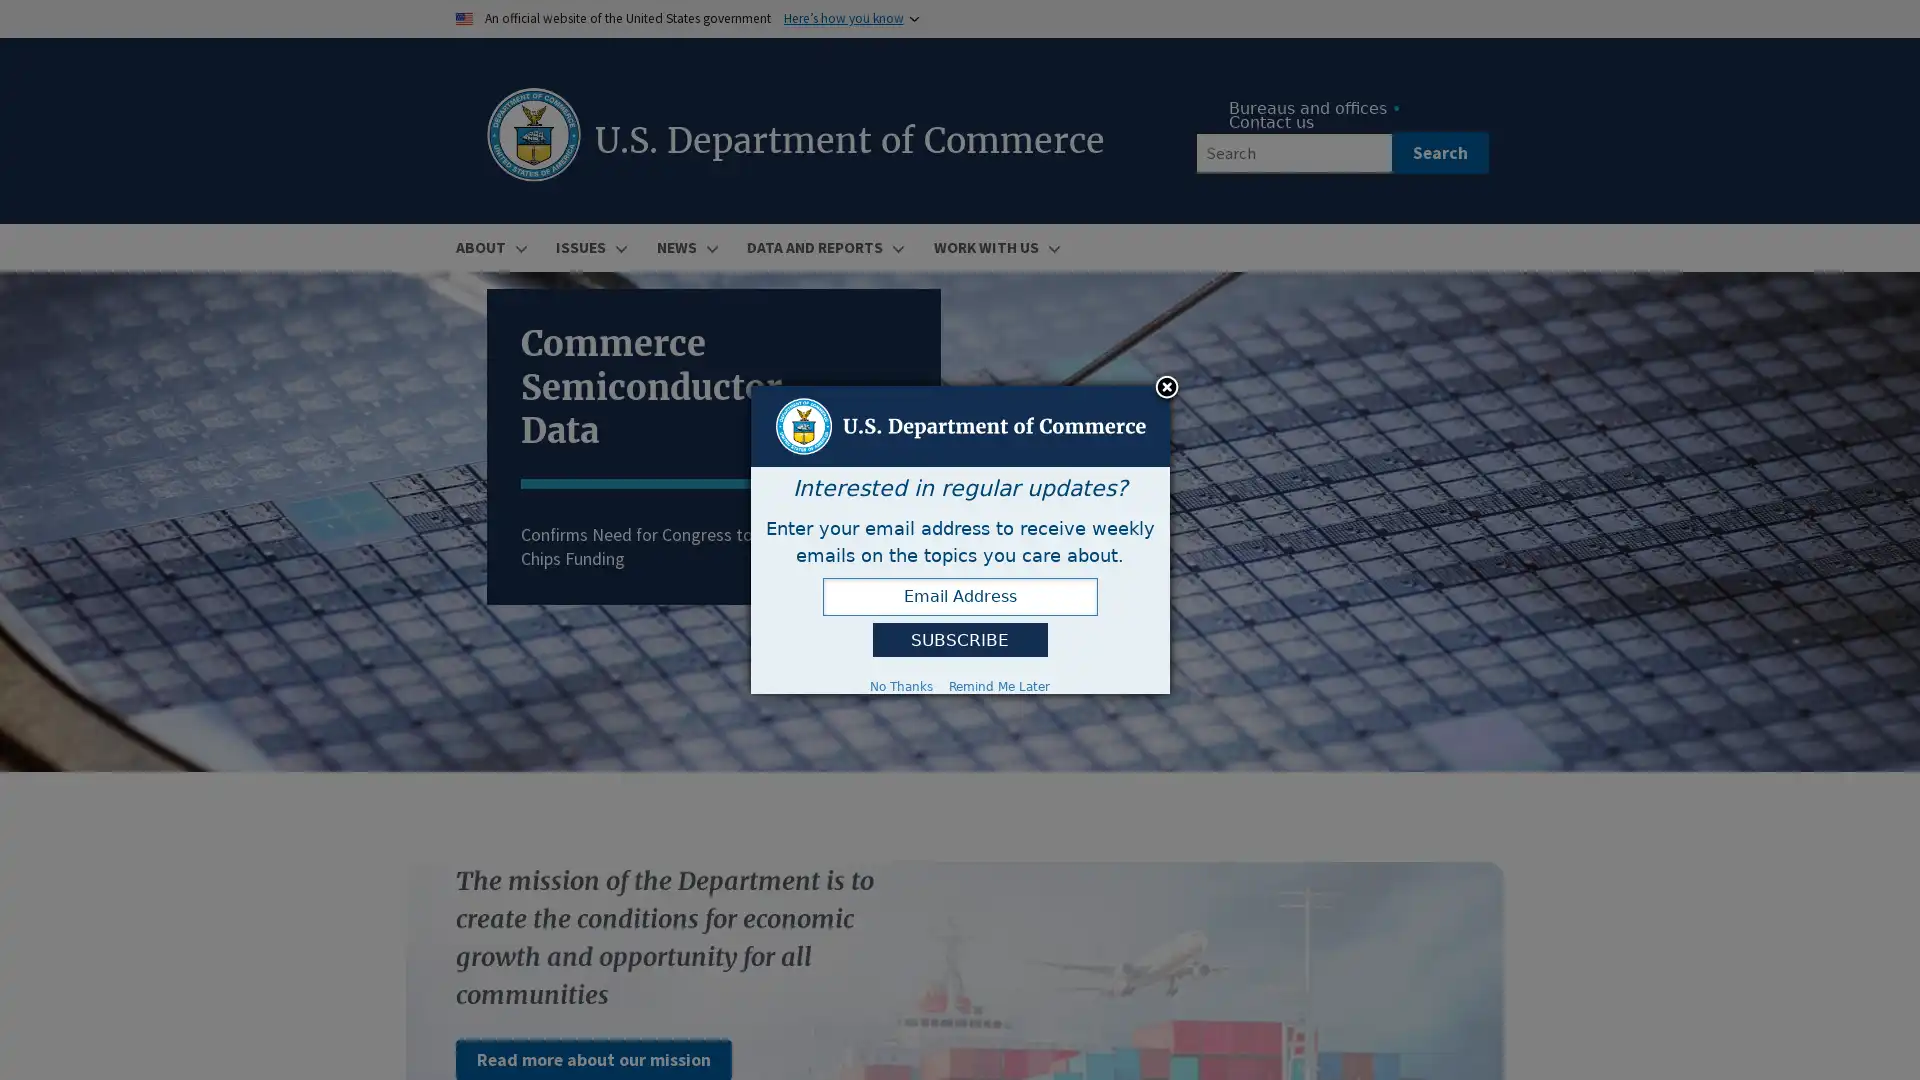 The image size is (1920, 1080). I want to click on NEWS, so click(684, 246).